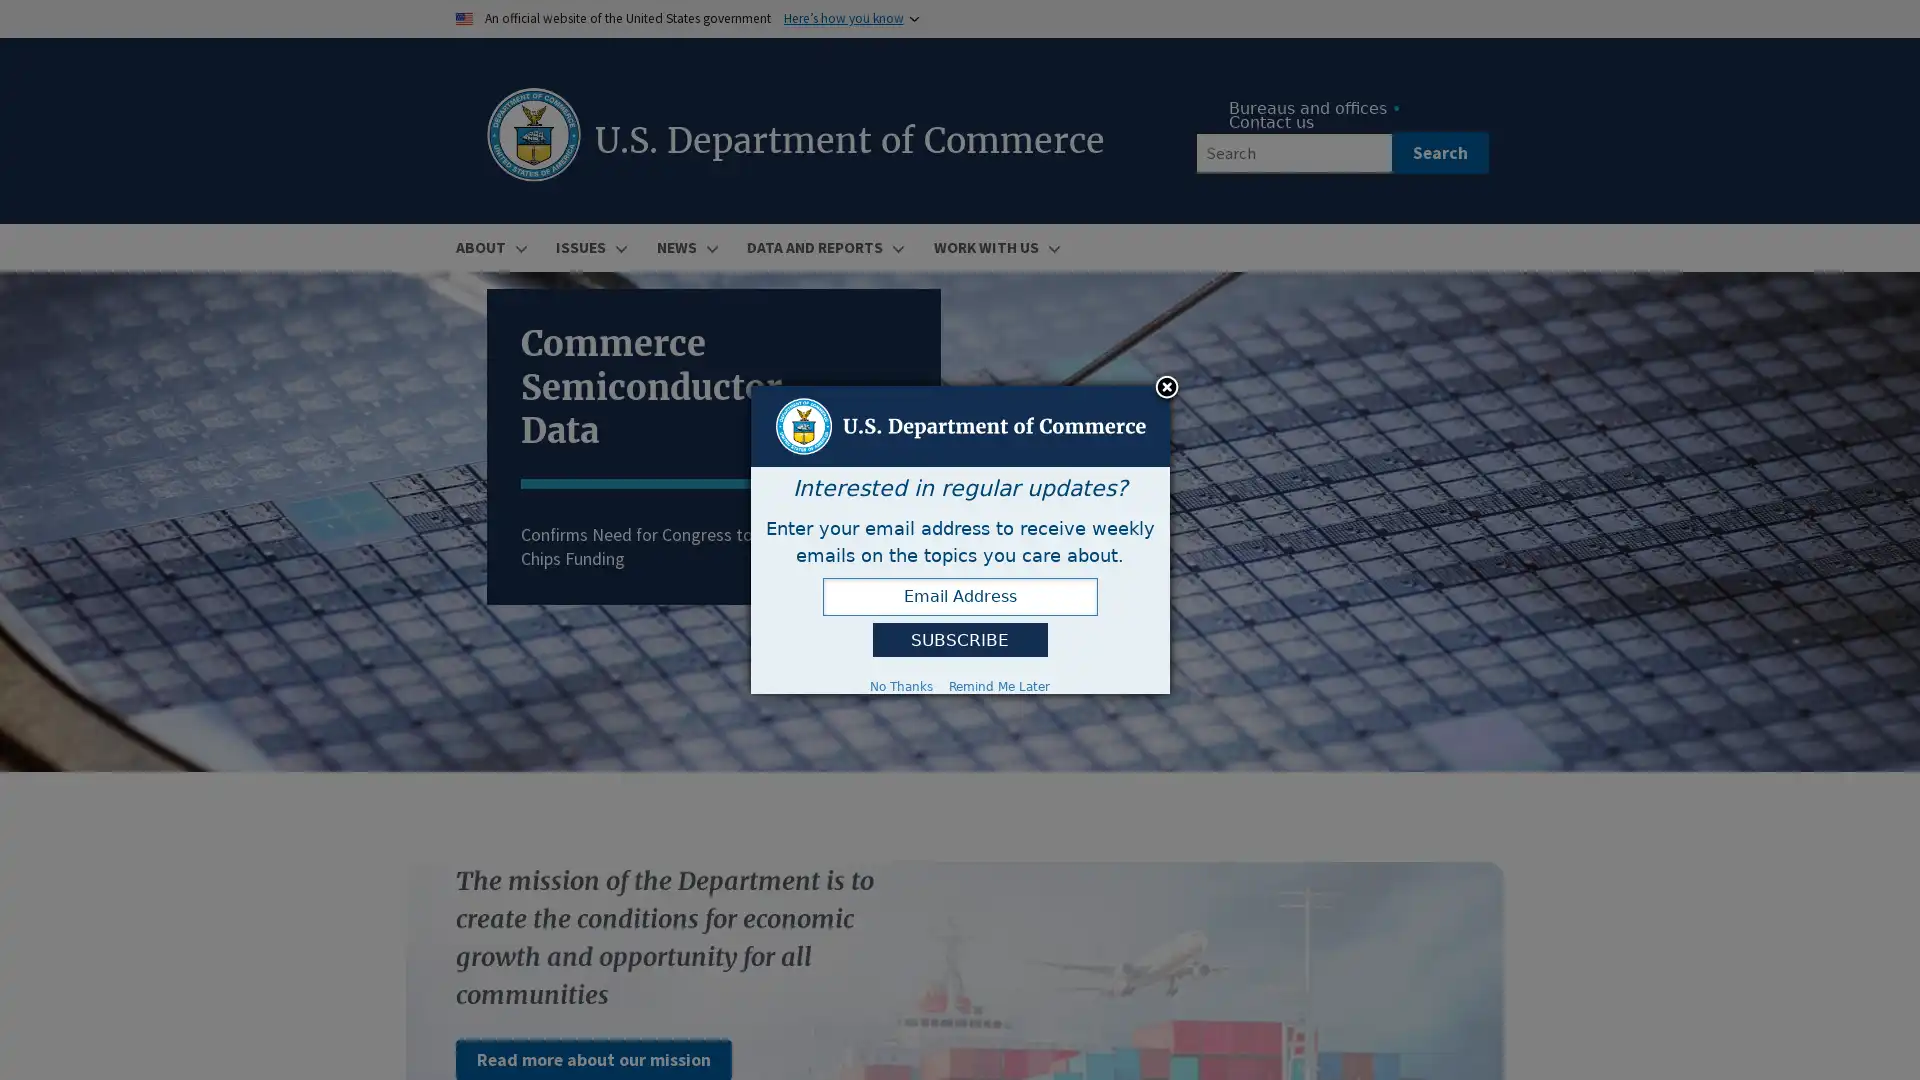 The image size is (1920, 1080). I want to click on NEWS, so click(684, 246).